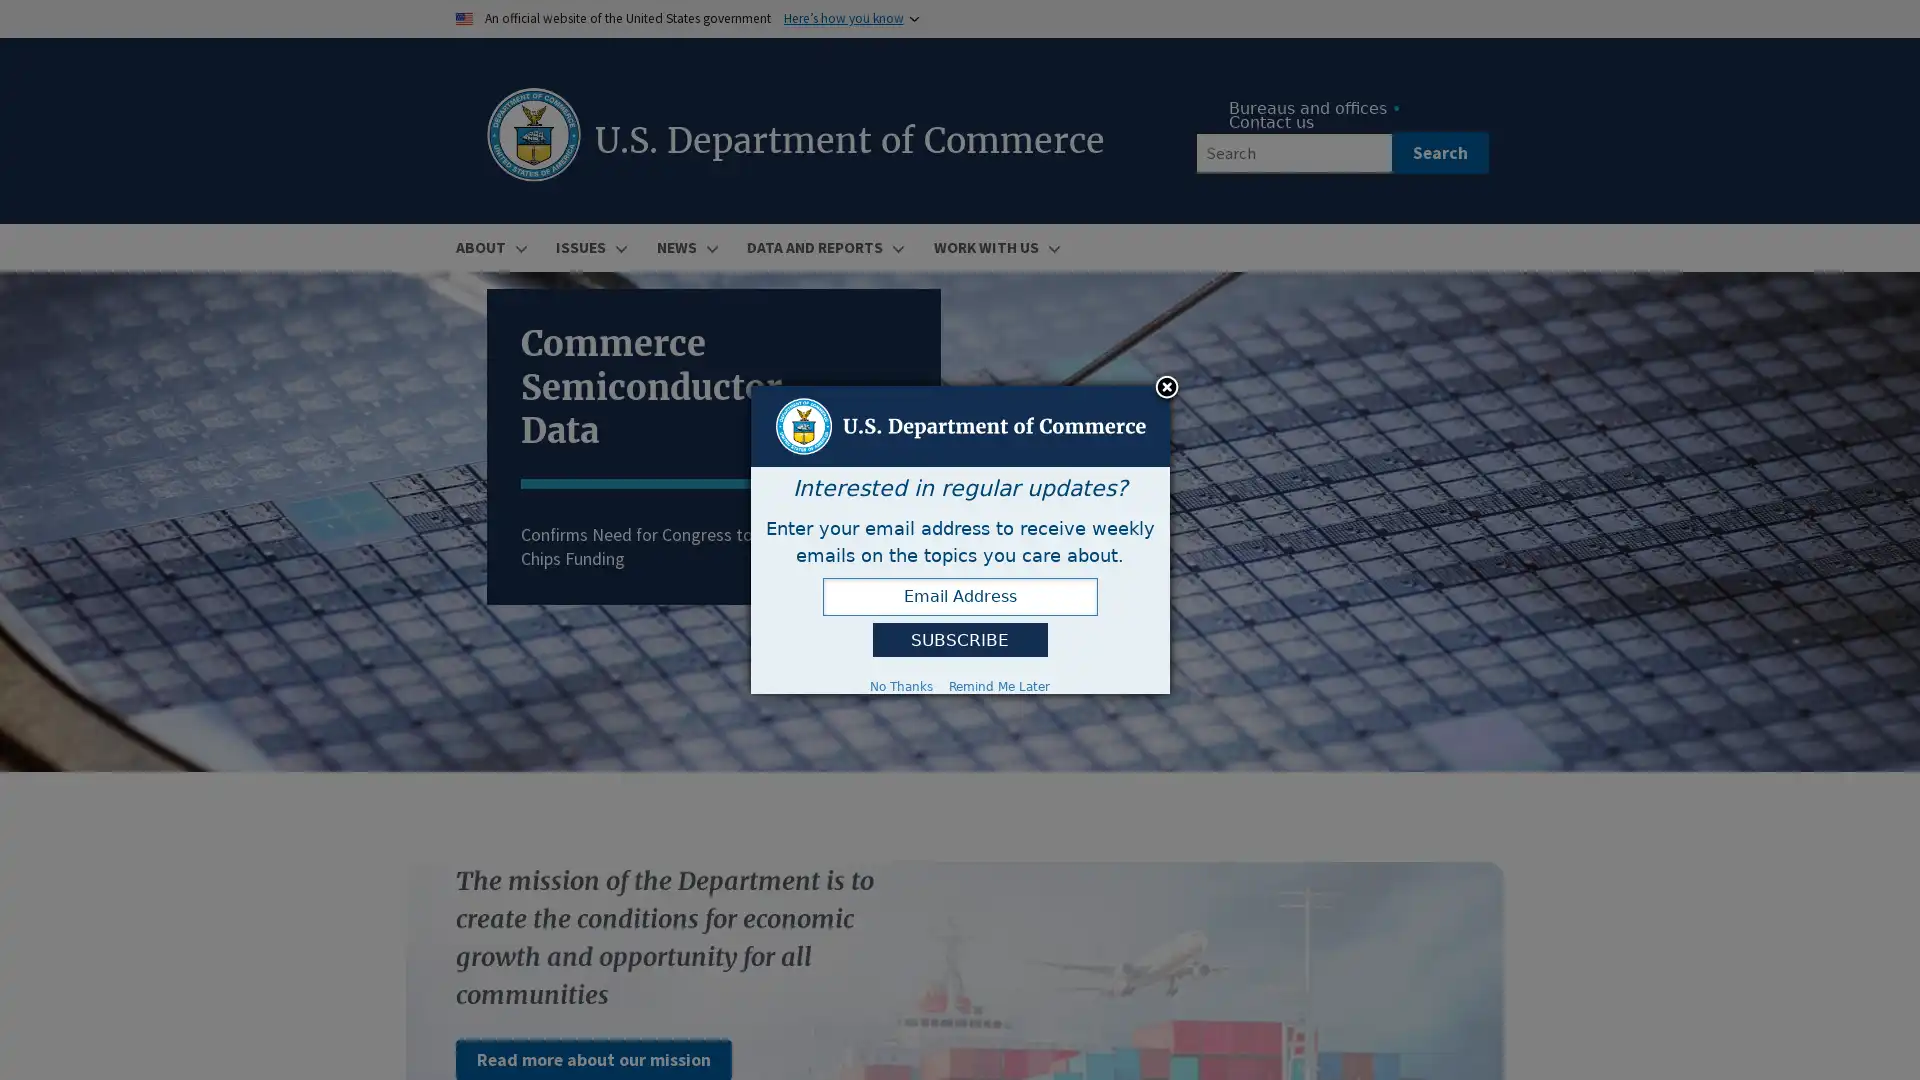 The image size is (1920, 1080). I want to click on NEWS, so click(684, 246).